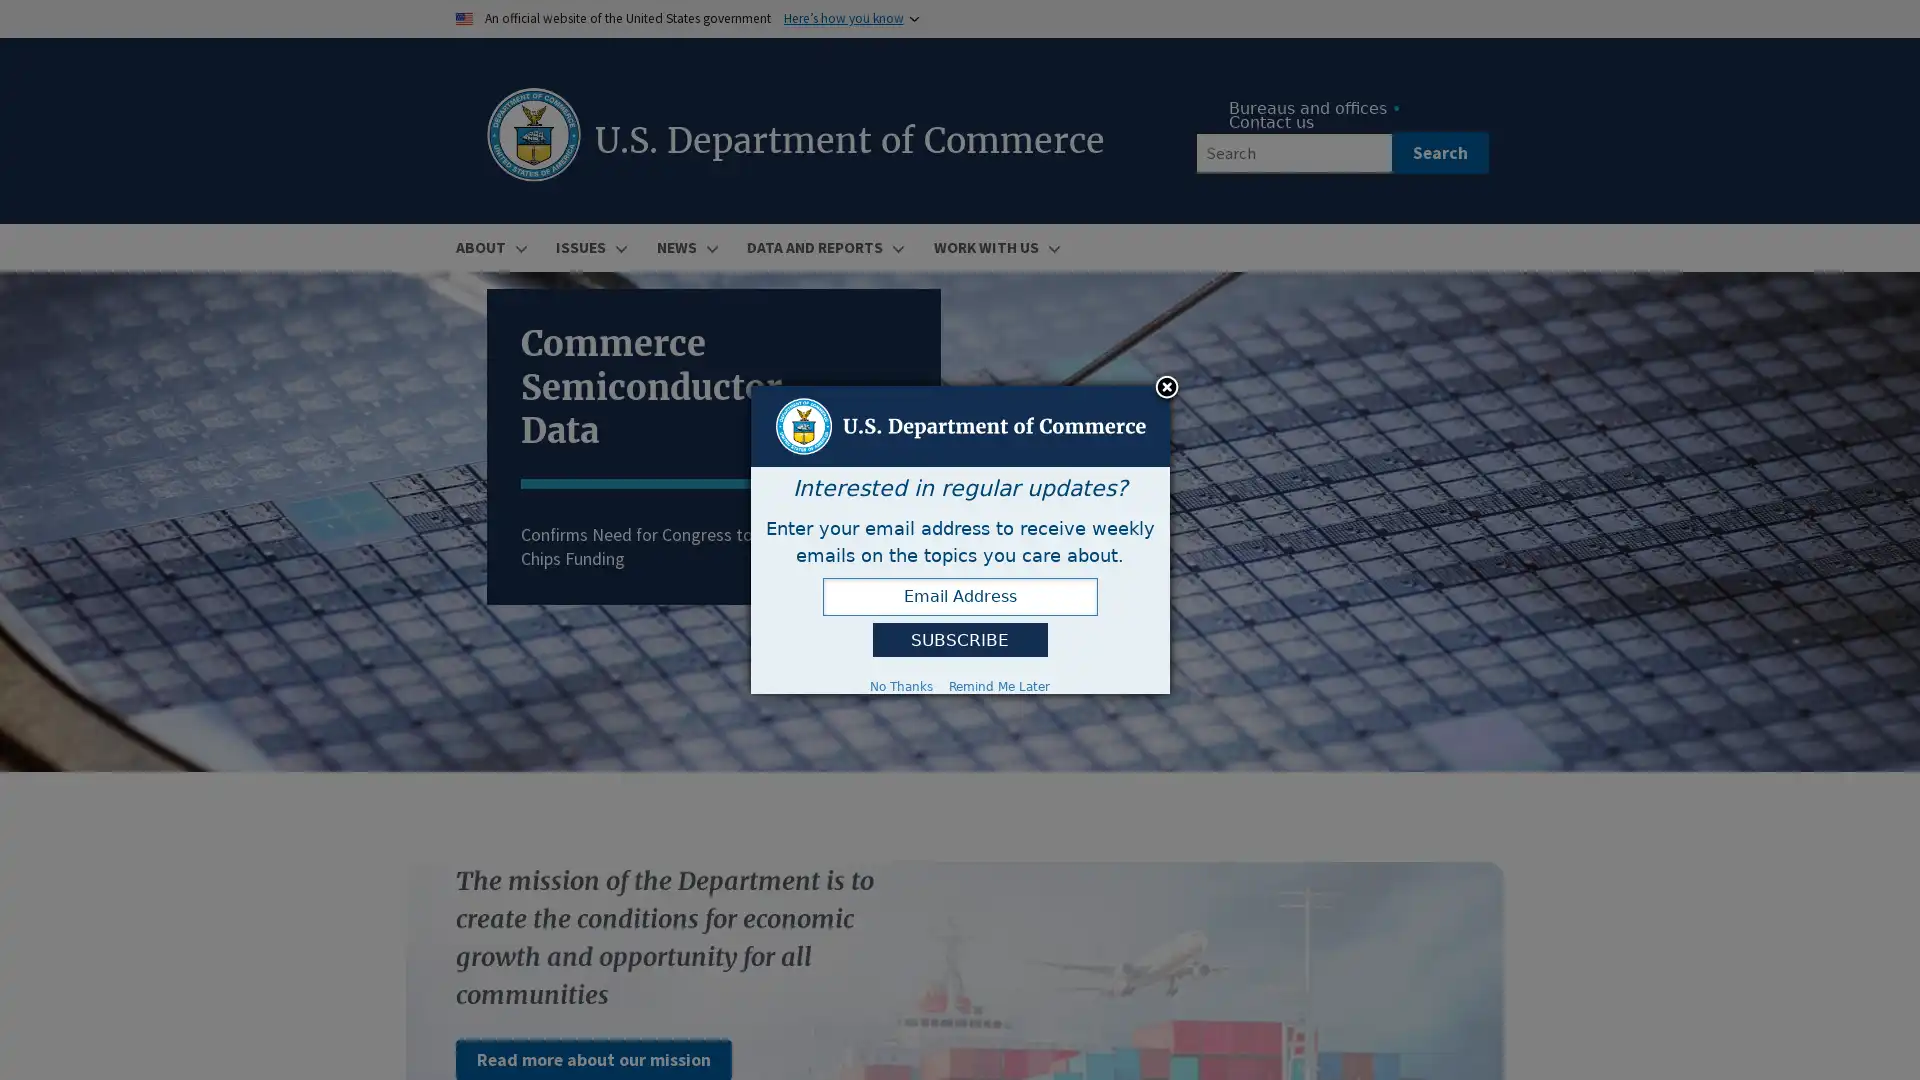 The image size is (1920, 1080). I want to click on NEWS, so click(684, 246).